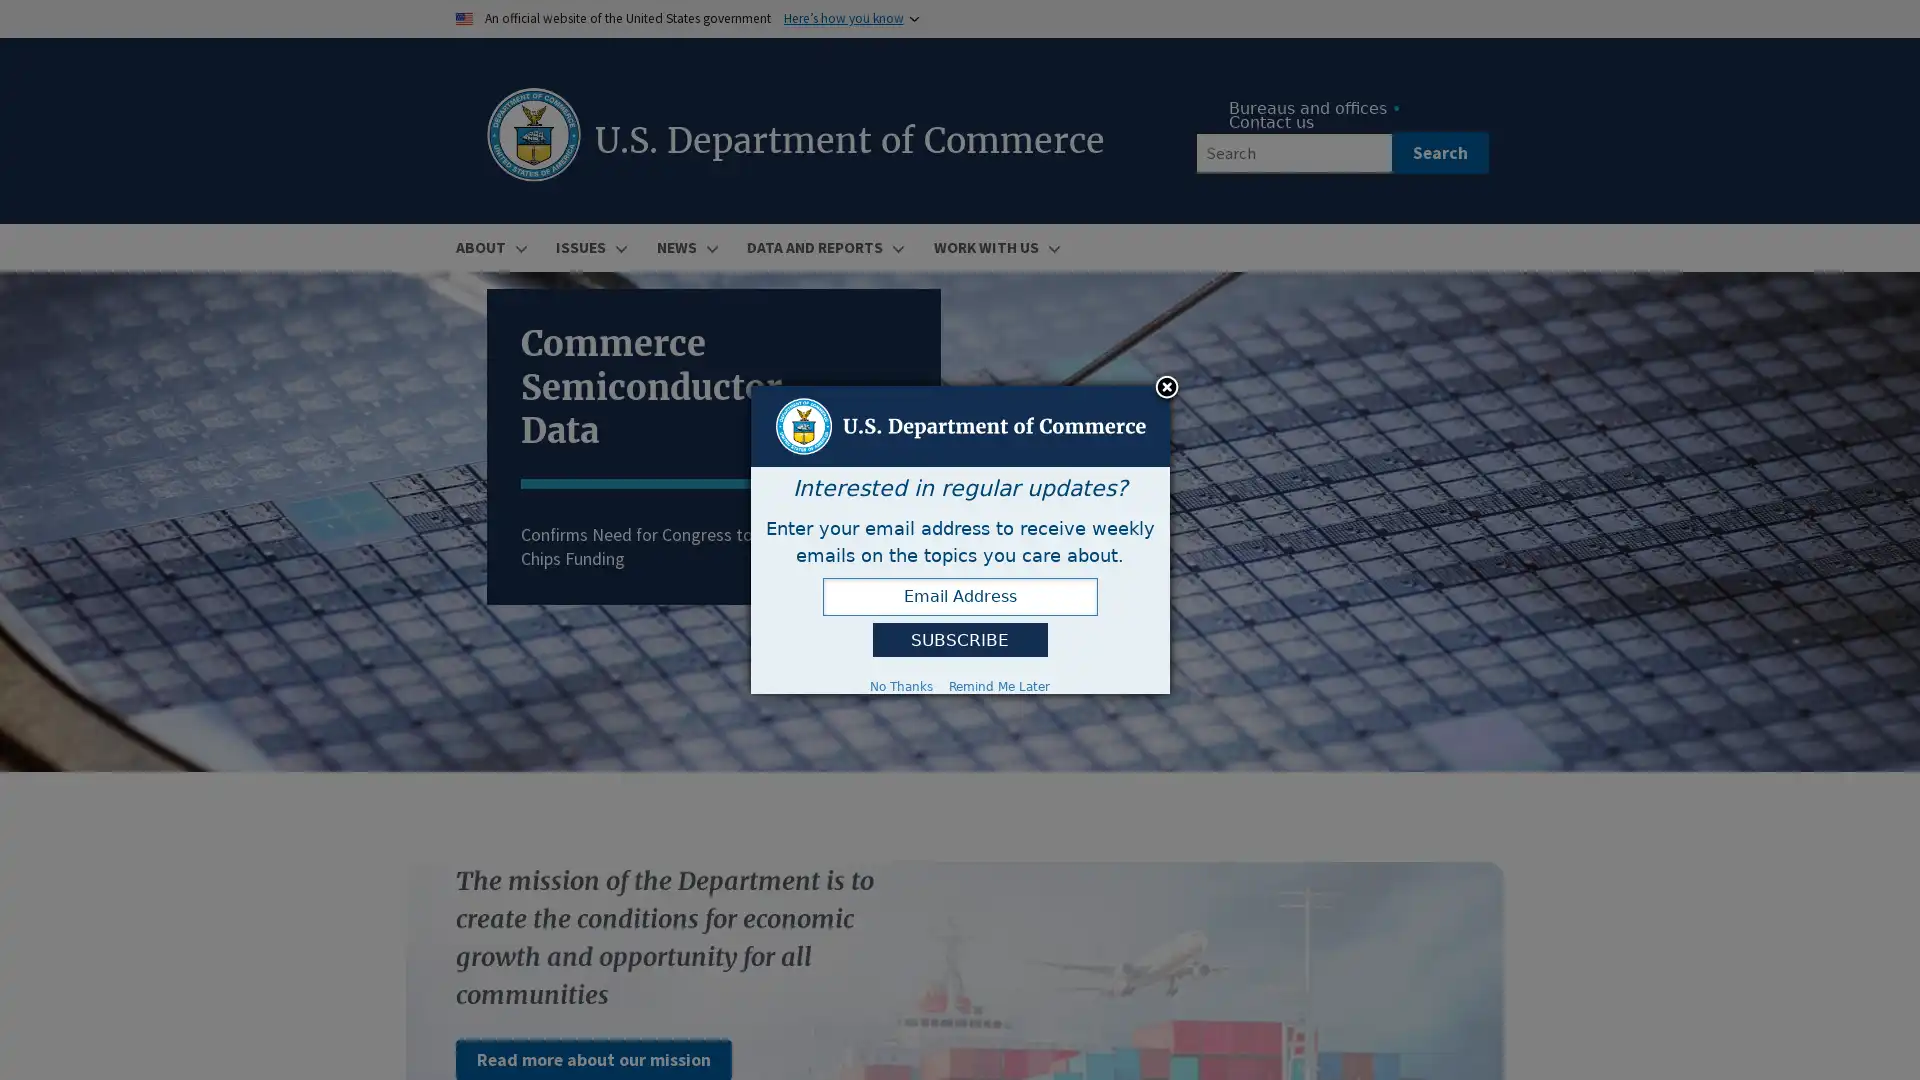 The image size is (1920, 1080). I want to click on NEWS, so click(684, 246).